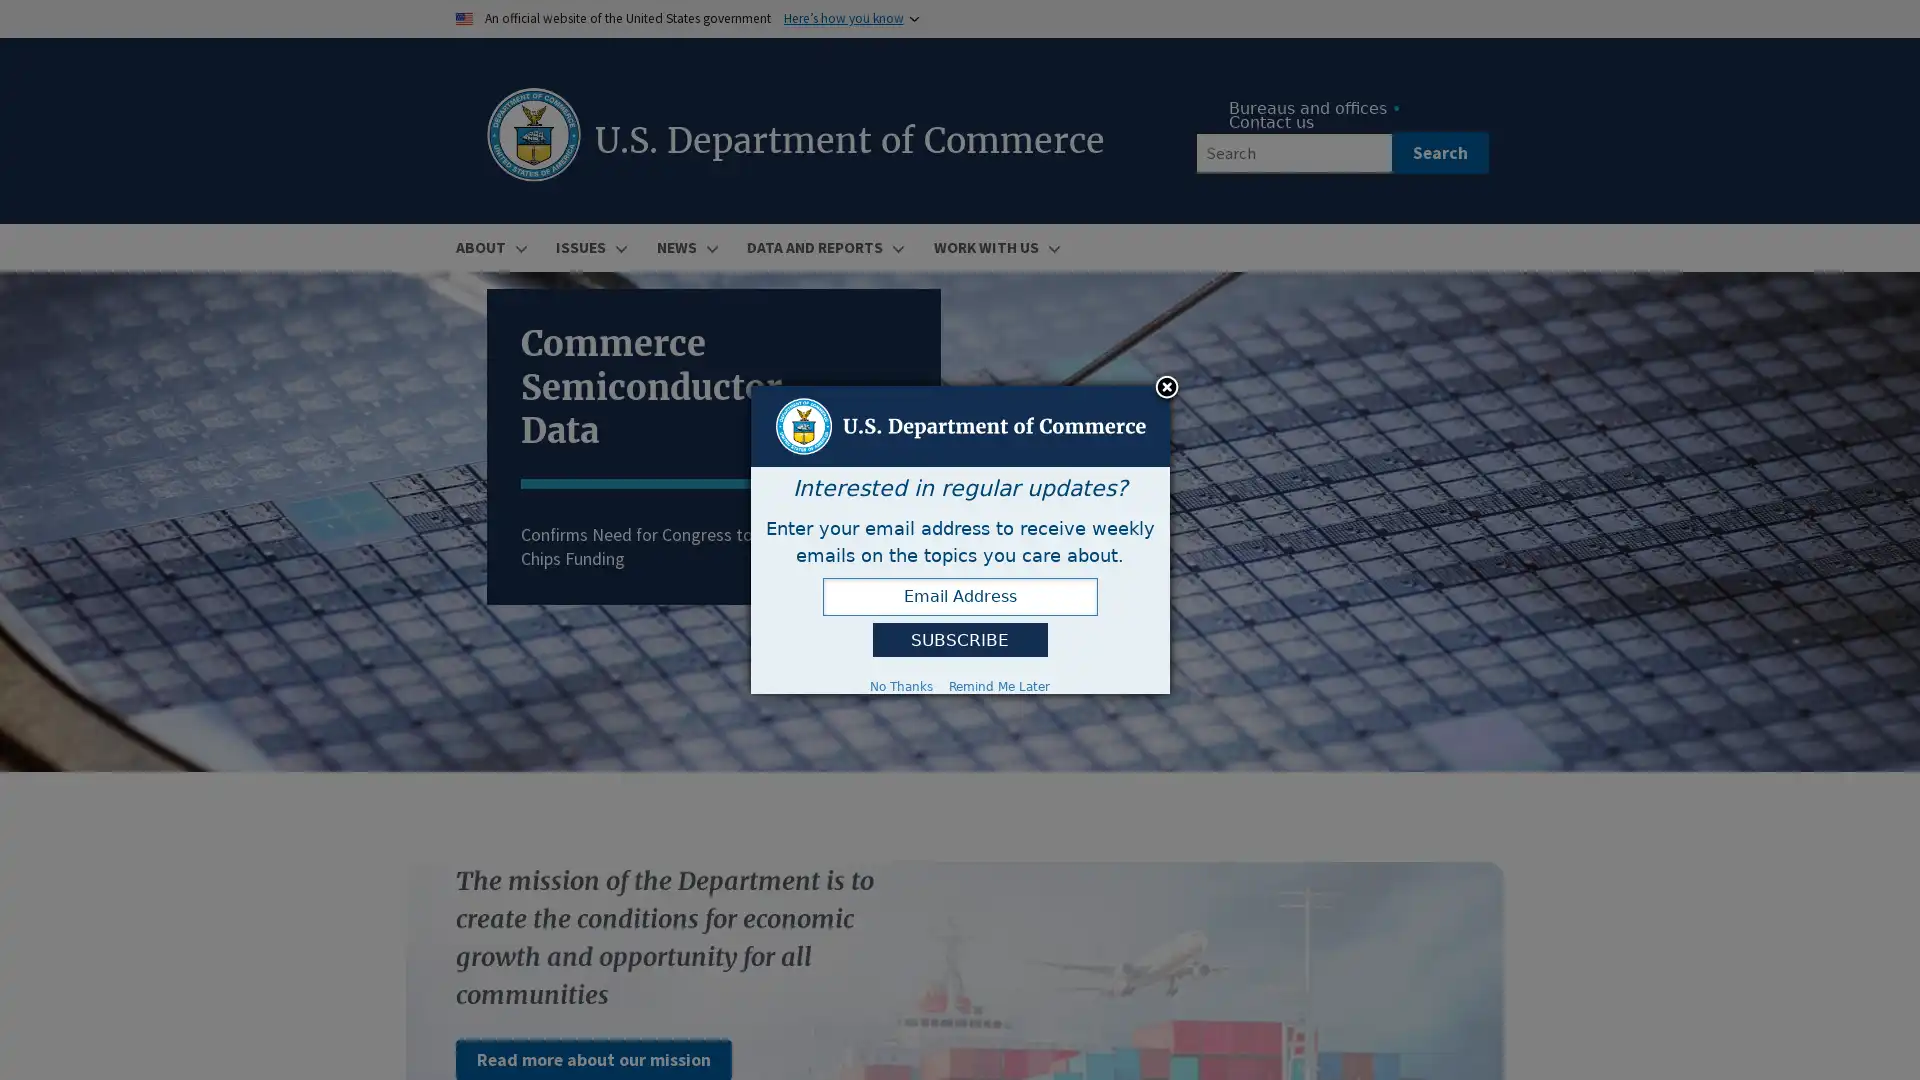 The image size is (1920, 1080). I want to click on NEWS, so click(684, 246).